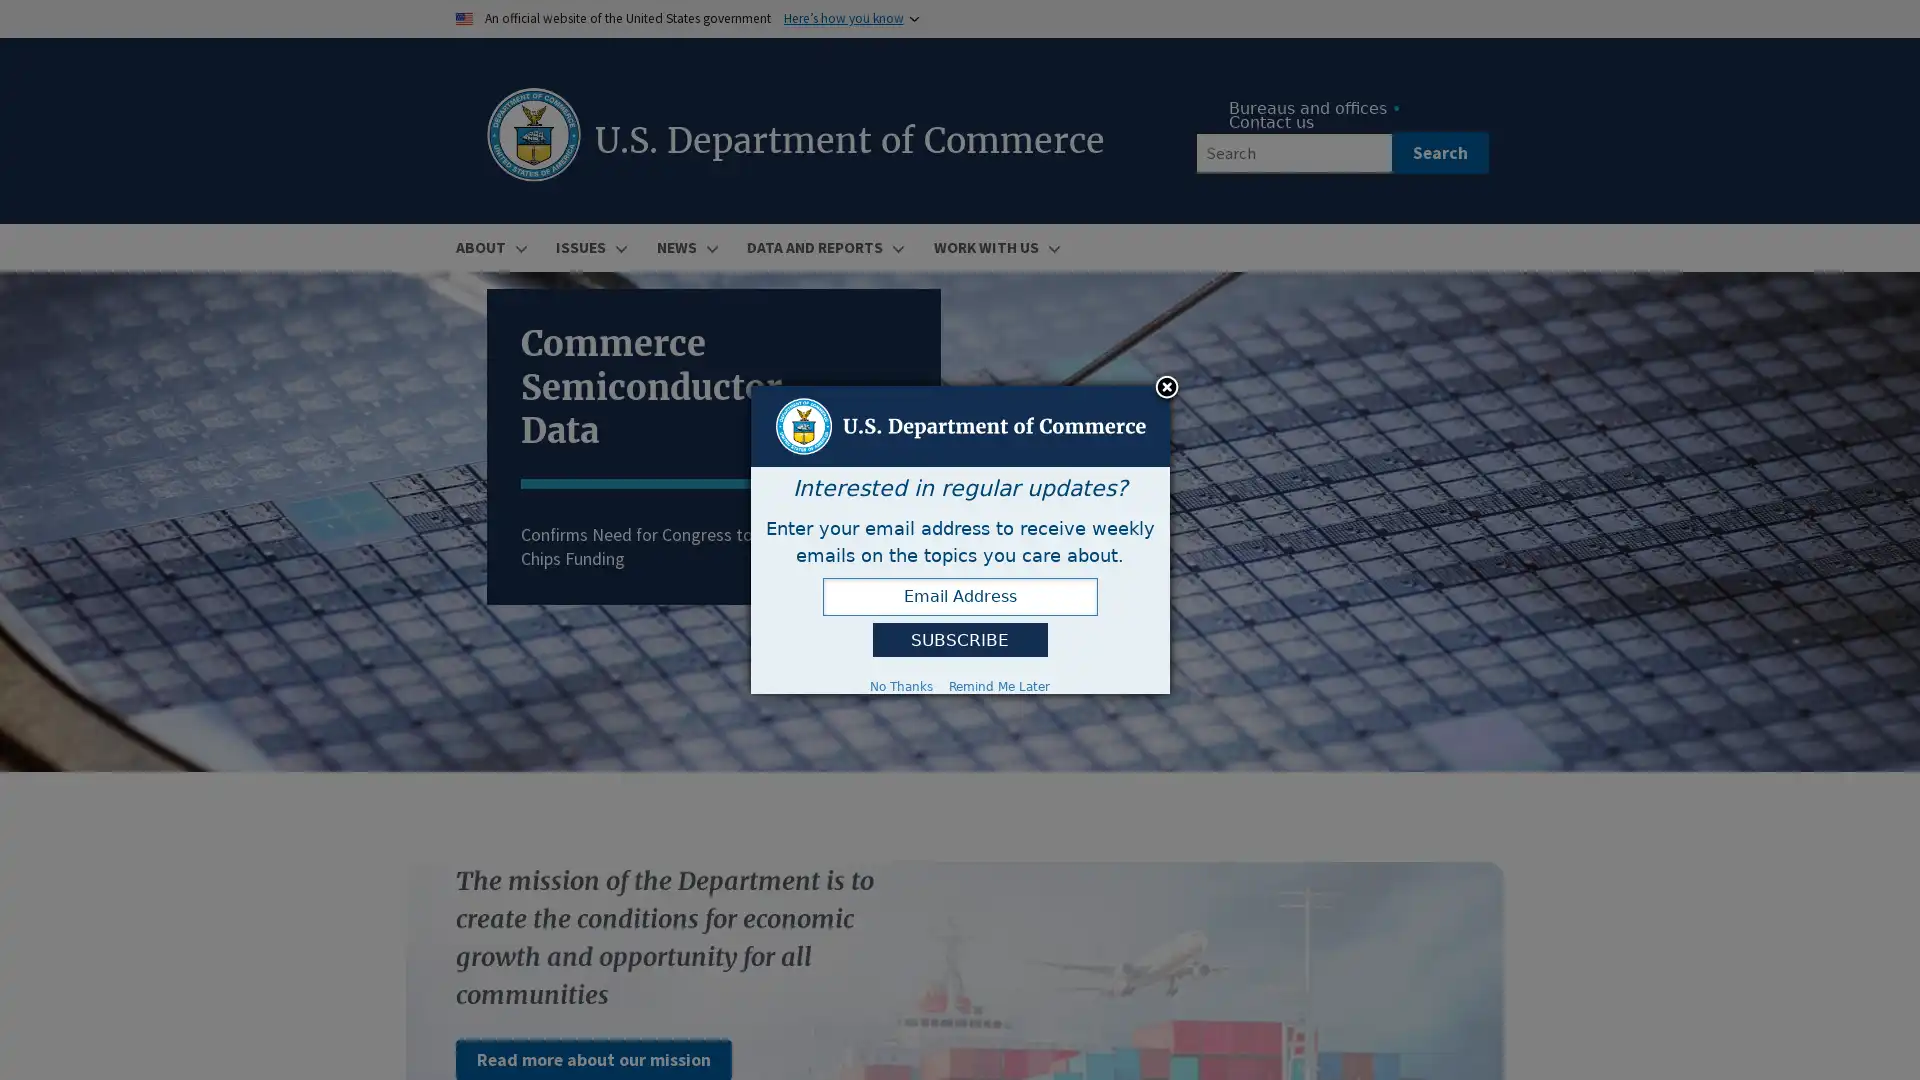 The image size is (1920, 1080). I want to click on NEWS, so click(684, 246).